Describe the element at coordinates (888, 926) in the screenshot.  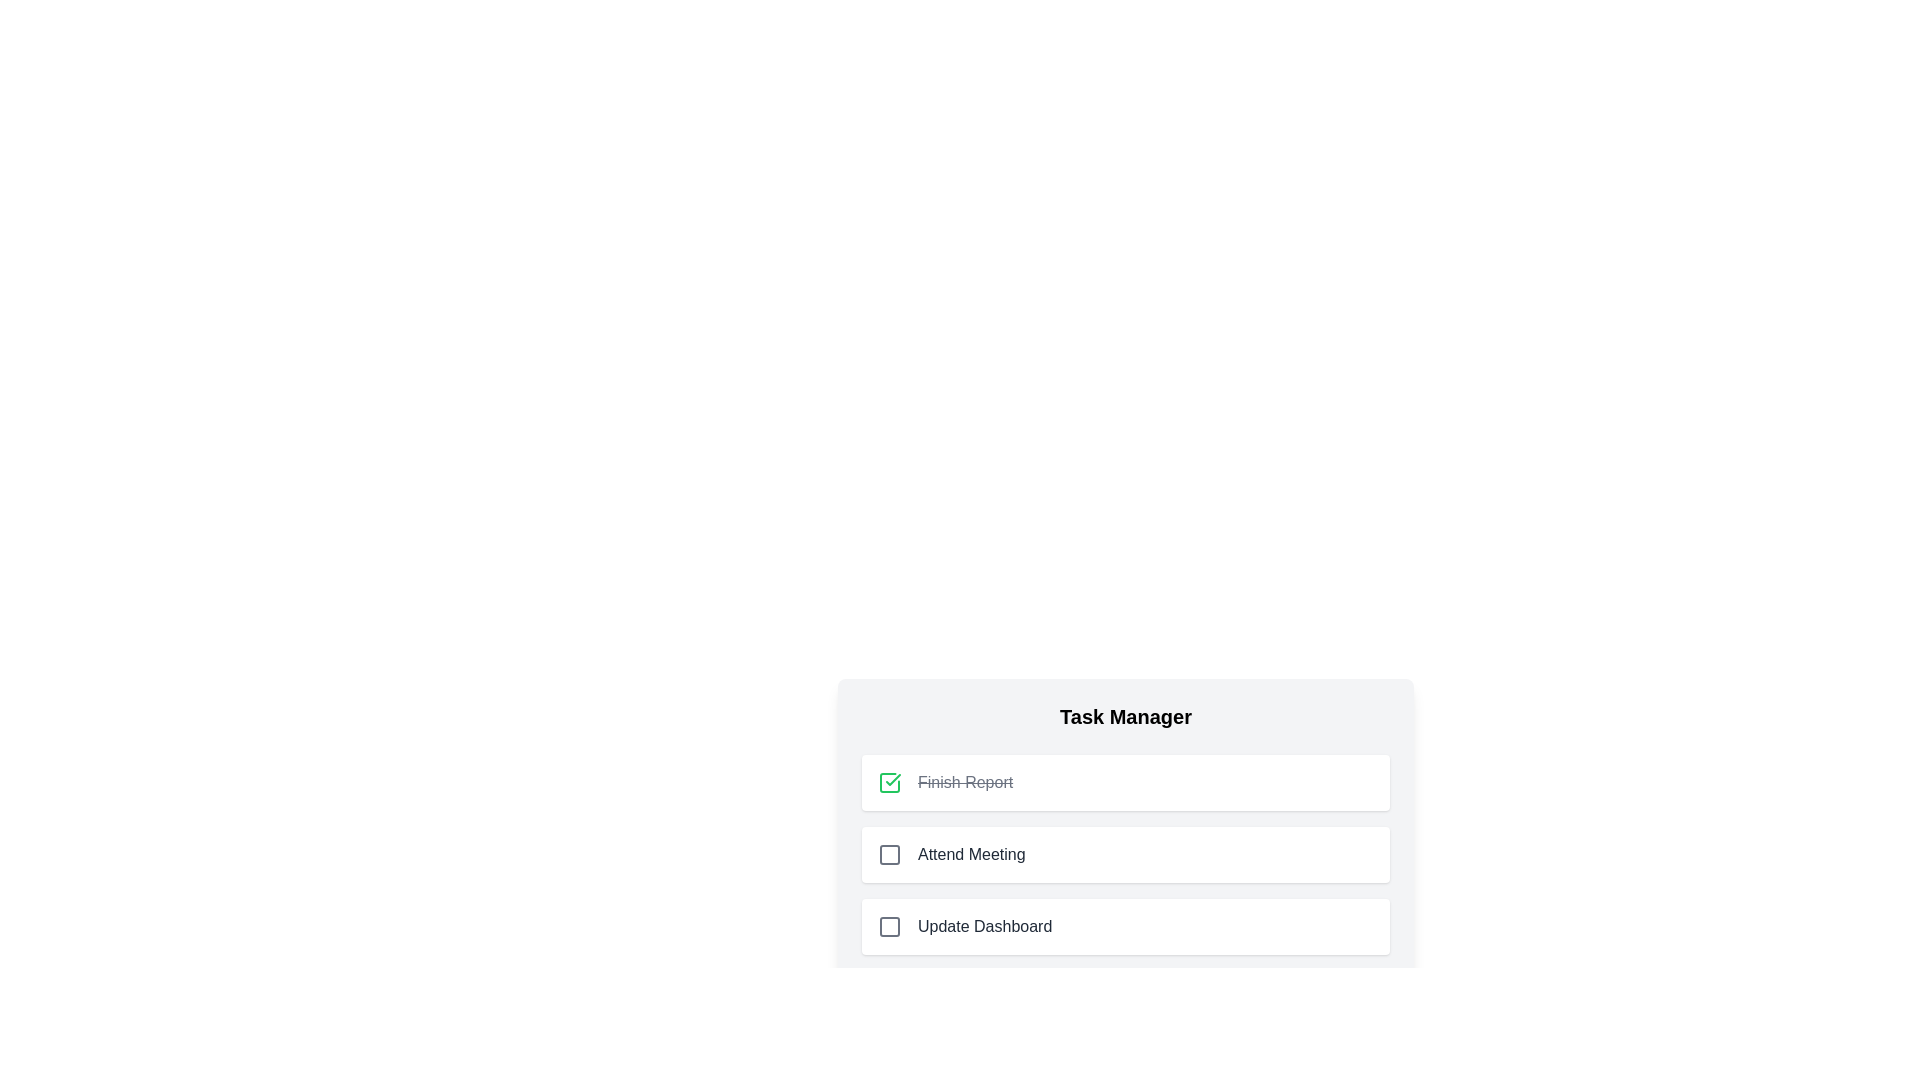
I see `the checkbox or status indicator located within the SVG icon for the task 'Update Dashboard', which has a light gray border and a hollow center, situated in the bottom task row to the left of the task description text` at that location.